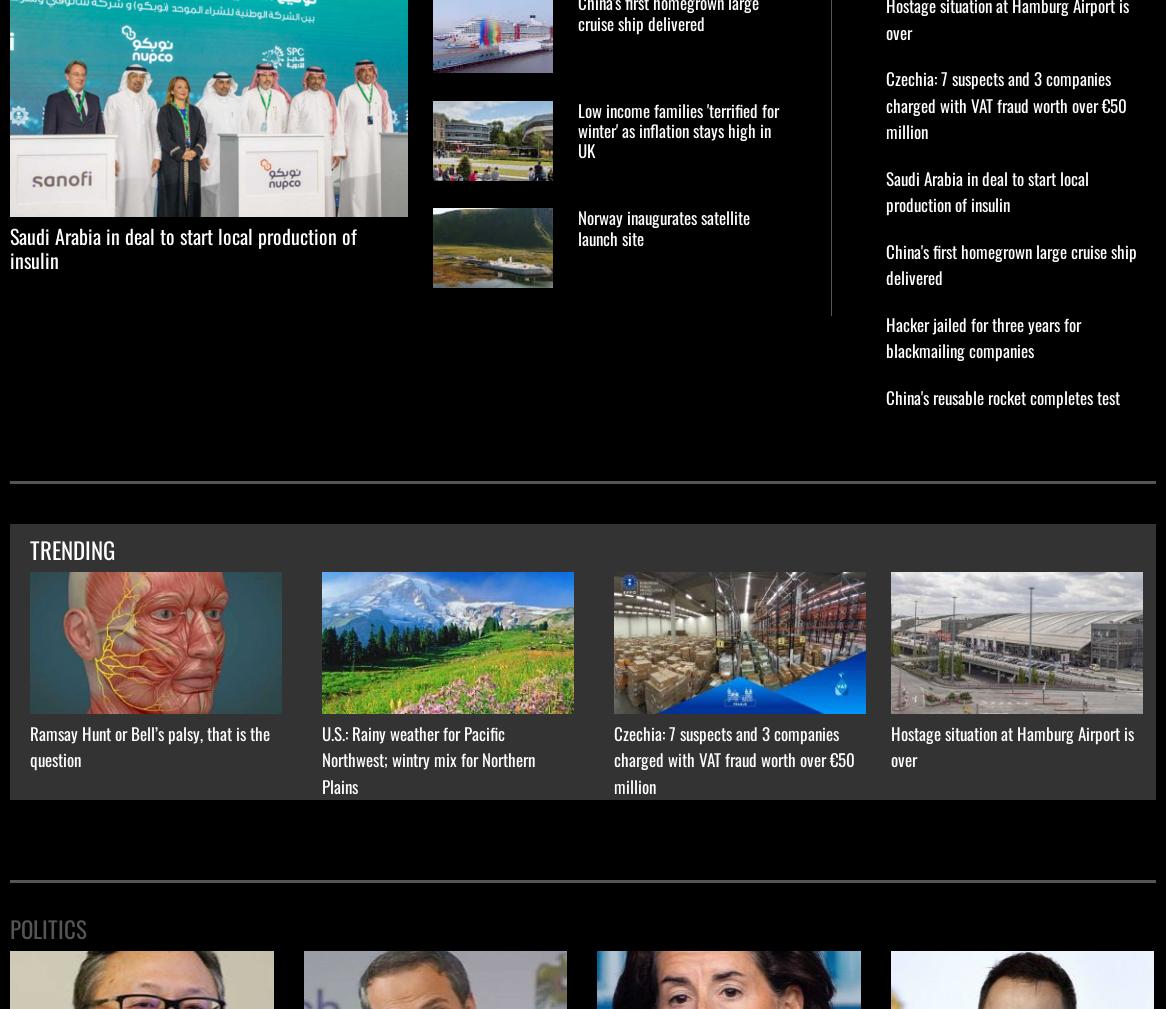 The height and width of the screenshot is (1009, 1166). What do you see at coordinates (677, 128) in the screenshot?
I see `'Low income families 'terrified for winter' as inflation stays high in UK'` at bounding box center [677, 128].